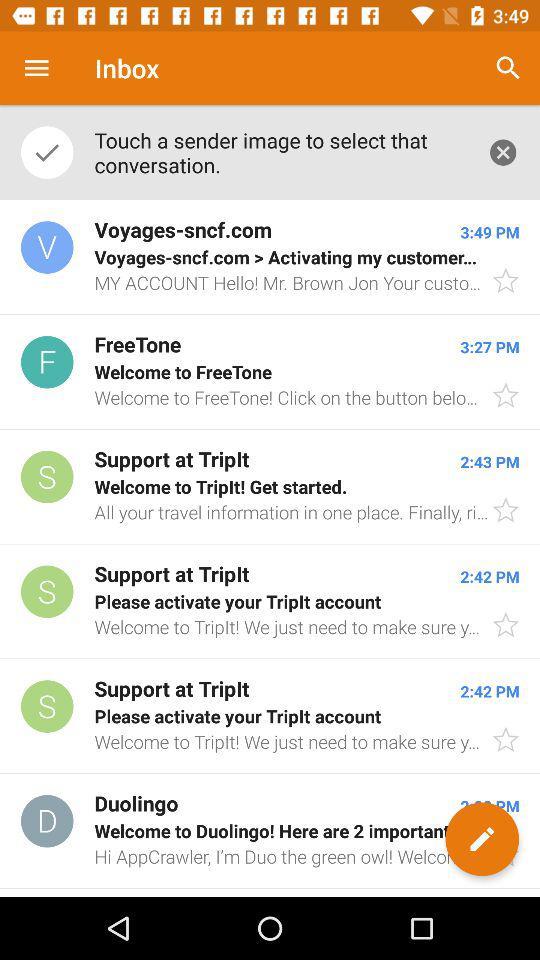 This screenshot has height=960, width=540. I want to click on item next to touch a sender icon, so click(502, 151).